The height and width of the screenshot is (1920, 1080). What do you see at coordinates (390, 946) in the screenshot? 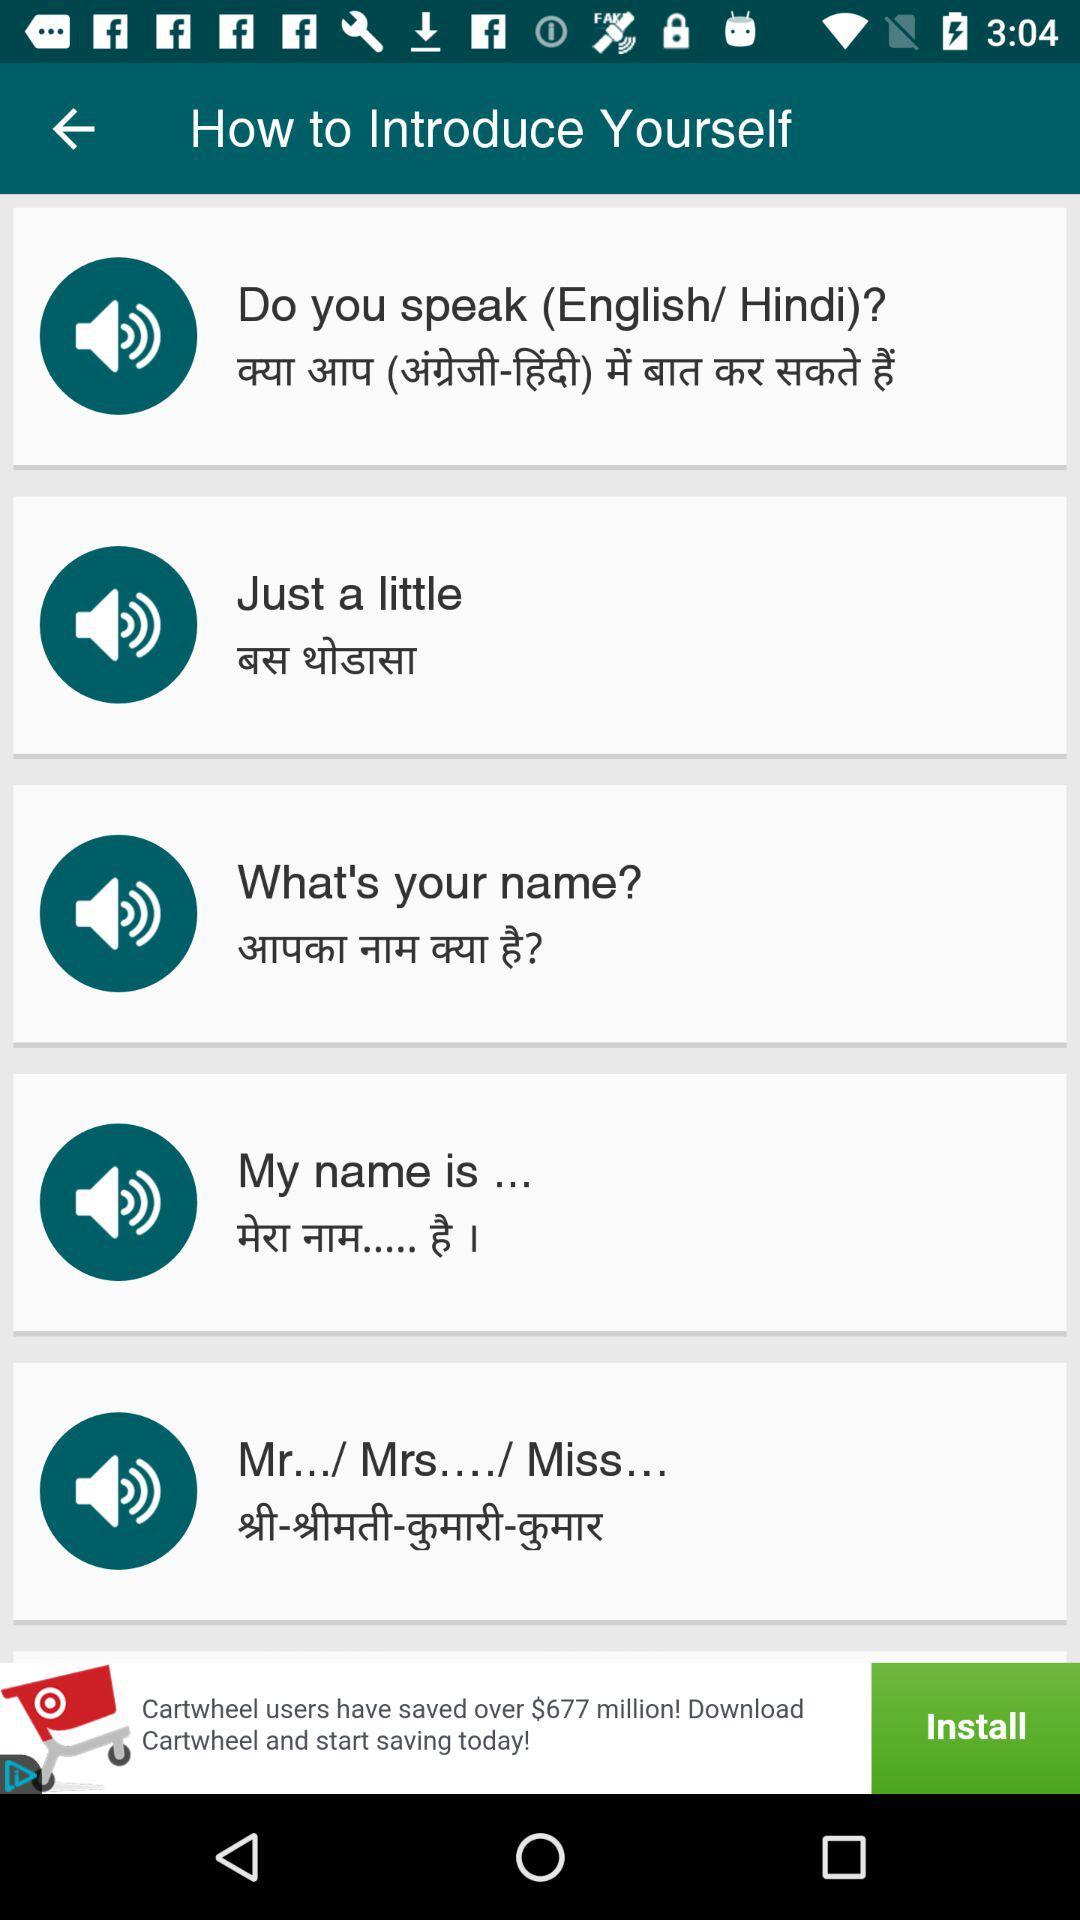
I see `the item above the my name is ... icon` at bounding box center [390, 946].